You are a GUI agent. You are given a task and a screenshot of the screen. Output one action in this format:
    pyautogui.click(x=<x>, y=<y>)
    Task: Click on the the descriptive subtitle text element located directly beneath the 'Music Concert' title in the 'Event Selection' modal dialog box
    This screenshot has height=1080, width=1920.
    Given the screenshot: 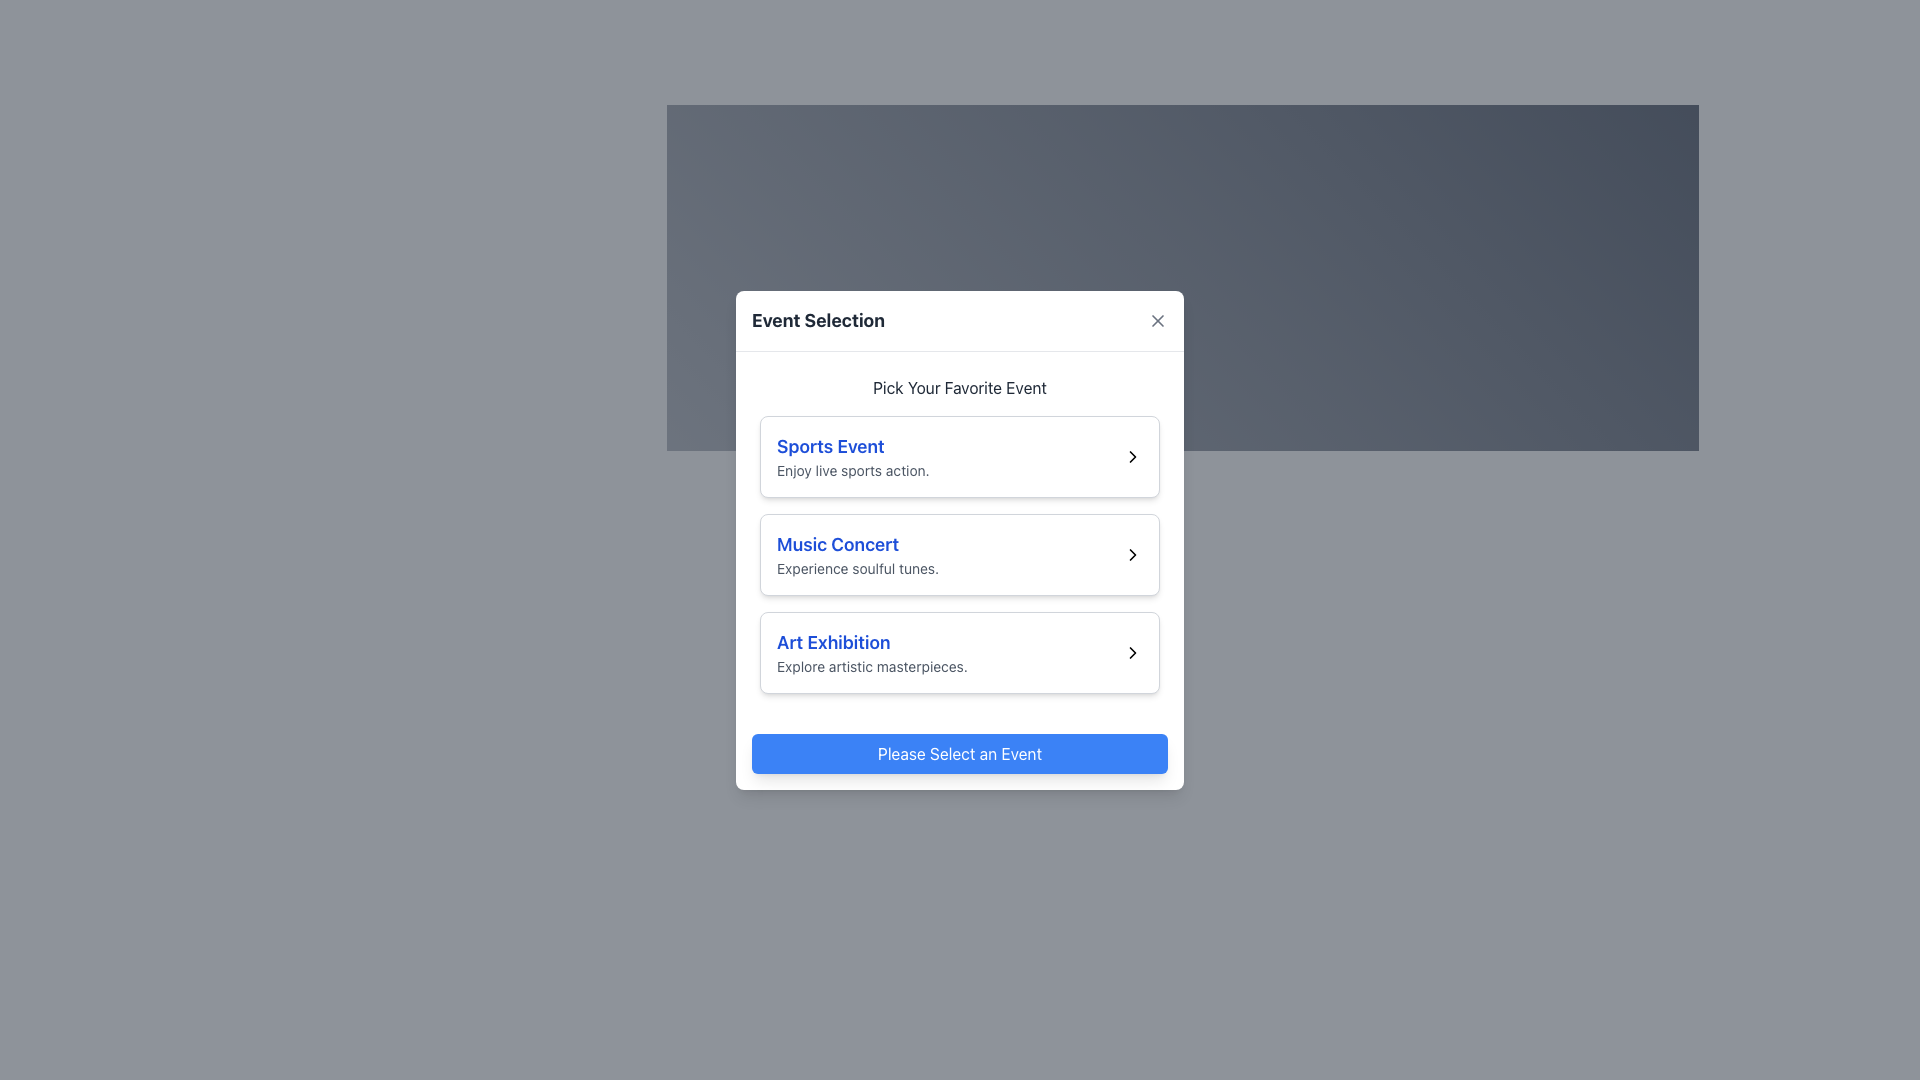 What is the action you would take?
    pyautogui.click(x=858, y=568)
    